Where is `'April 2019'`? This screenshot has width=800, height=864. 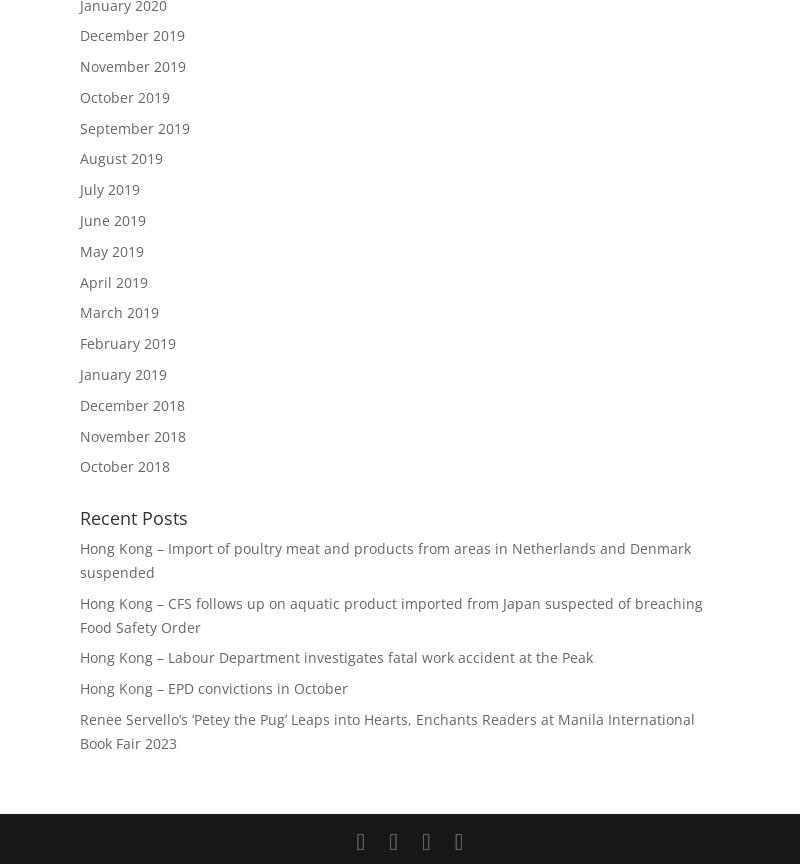 'April 2019' is located at coordinates (112, 281).